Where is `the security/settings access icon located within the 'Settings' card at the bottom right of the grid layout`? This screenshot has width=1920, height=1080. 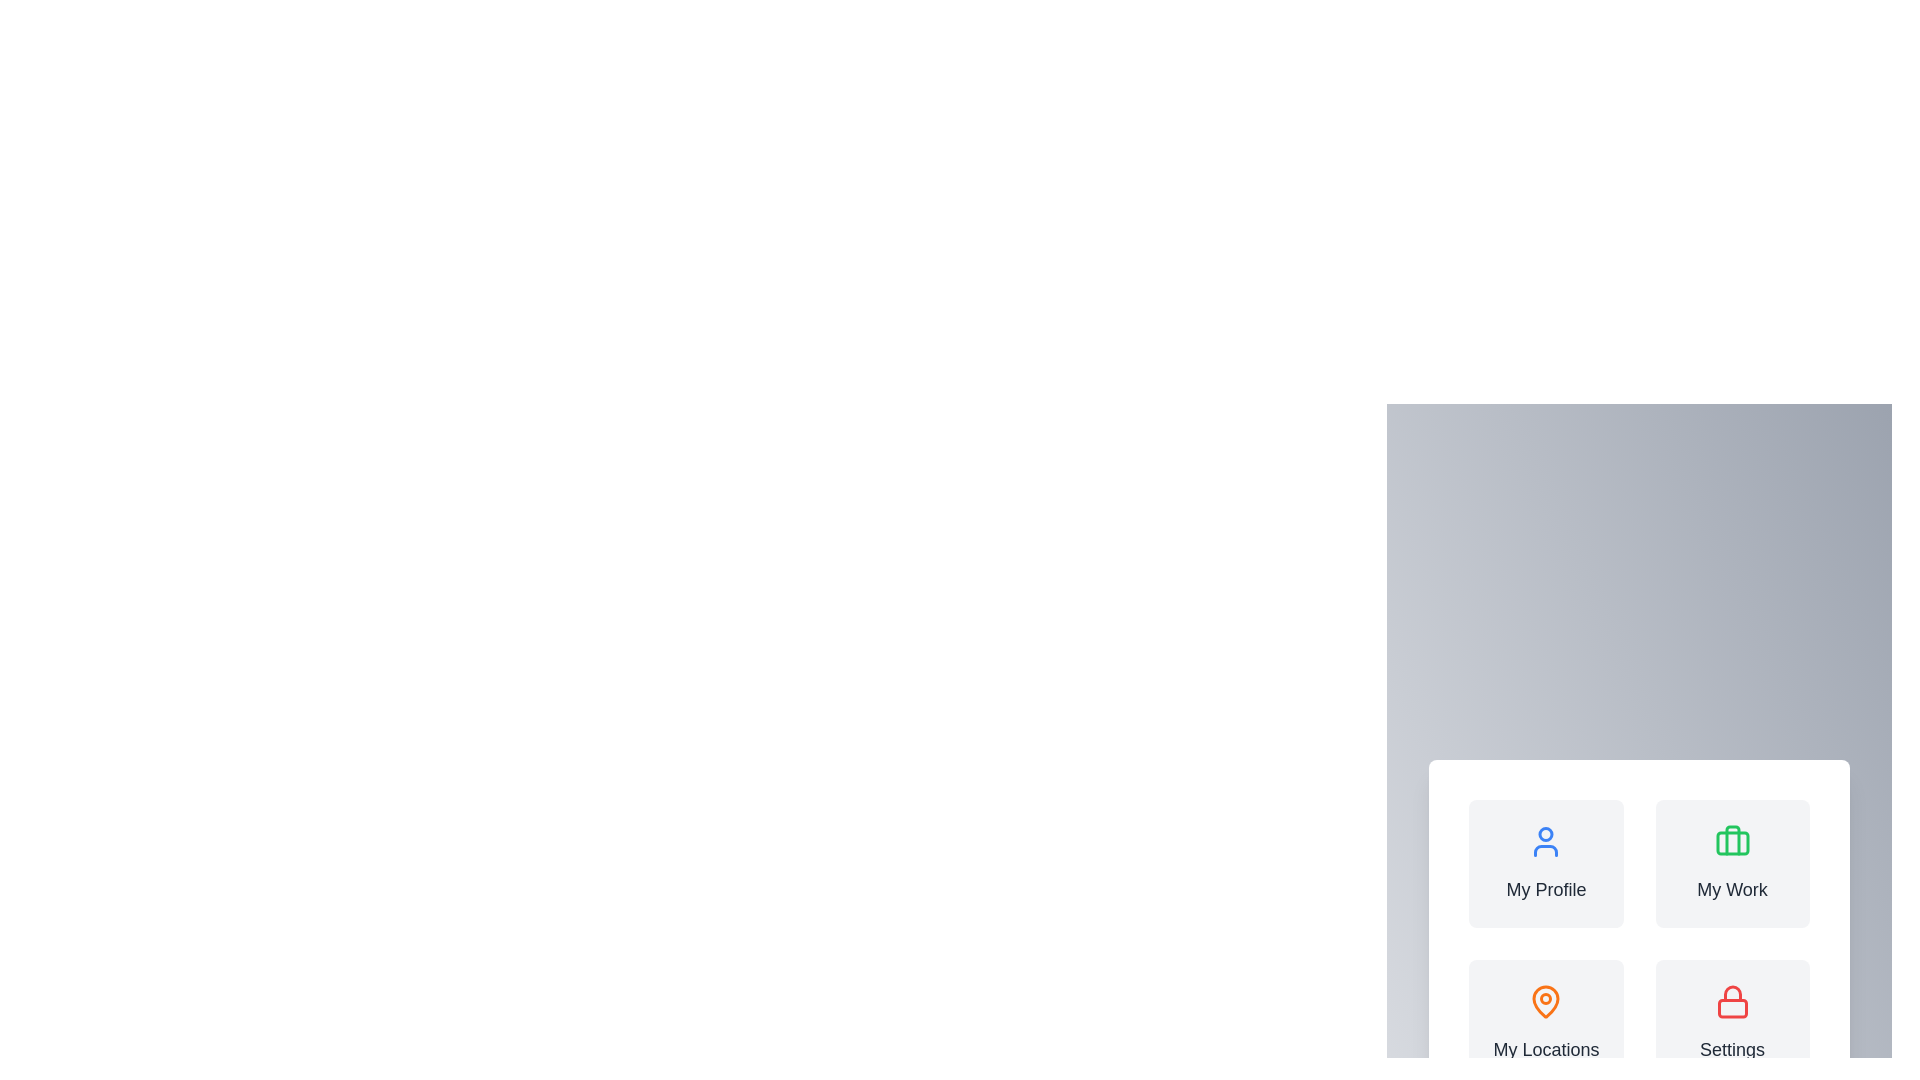 the security/settings access icon located within the 'Settings' card at the bottom right of the grid layout is located at coordinates (1731, 1002).